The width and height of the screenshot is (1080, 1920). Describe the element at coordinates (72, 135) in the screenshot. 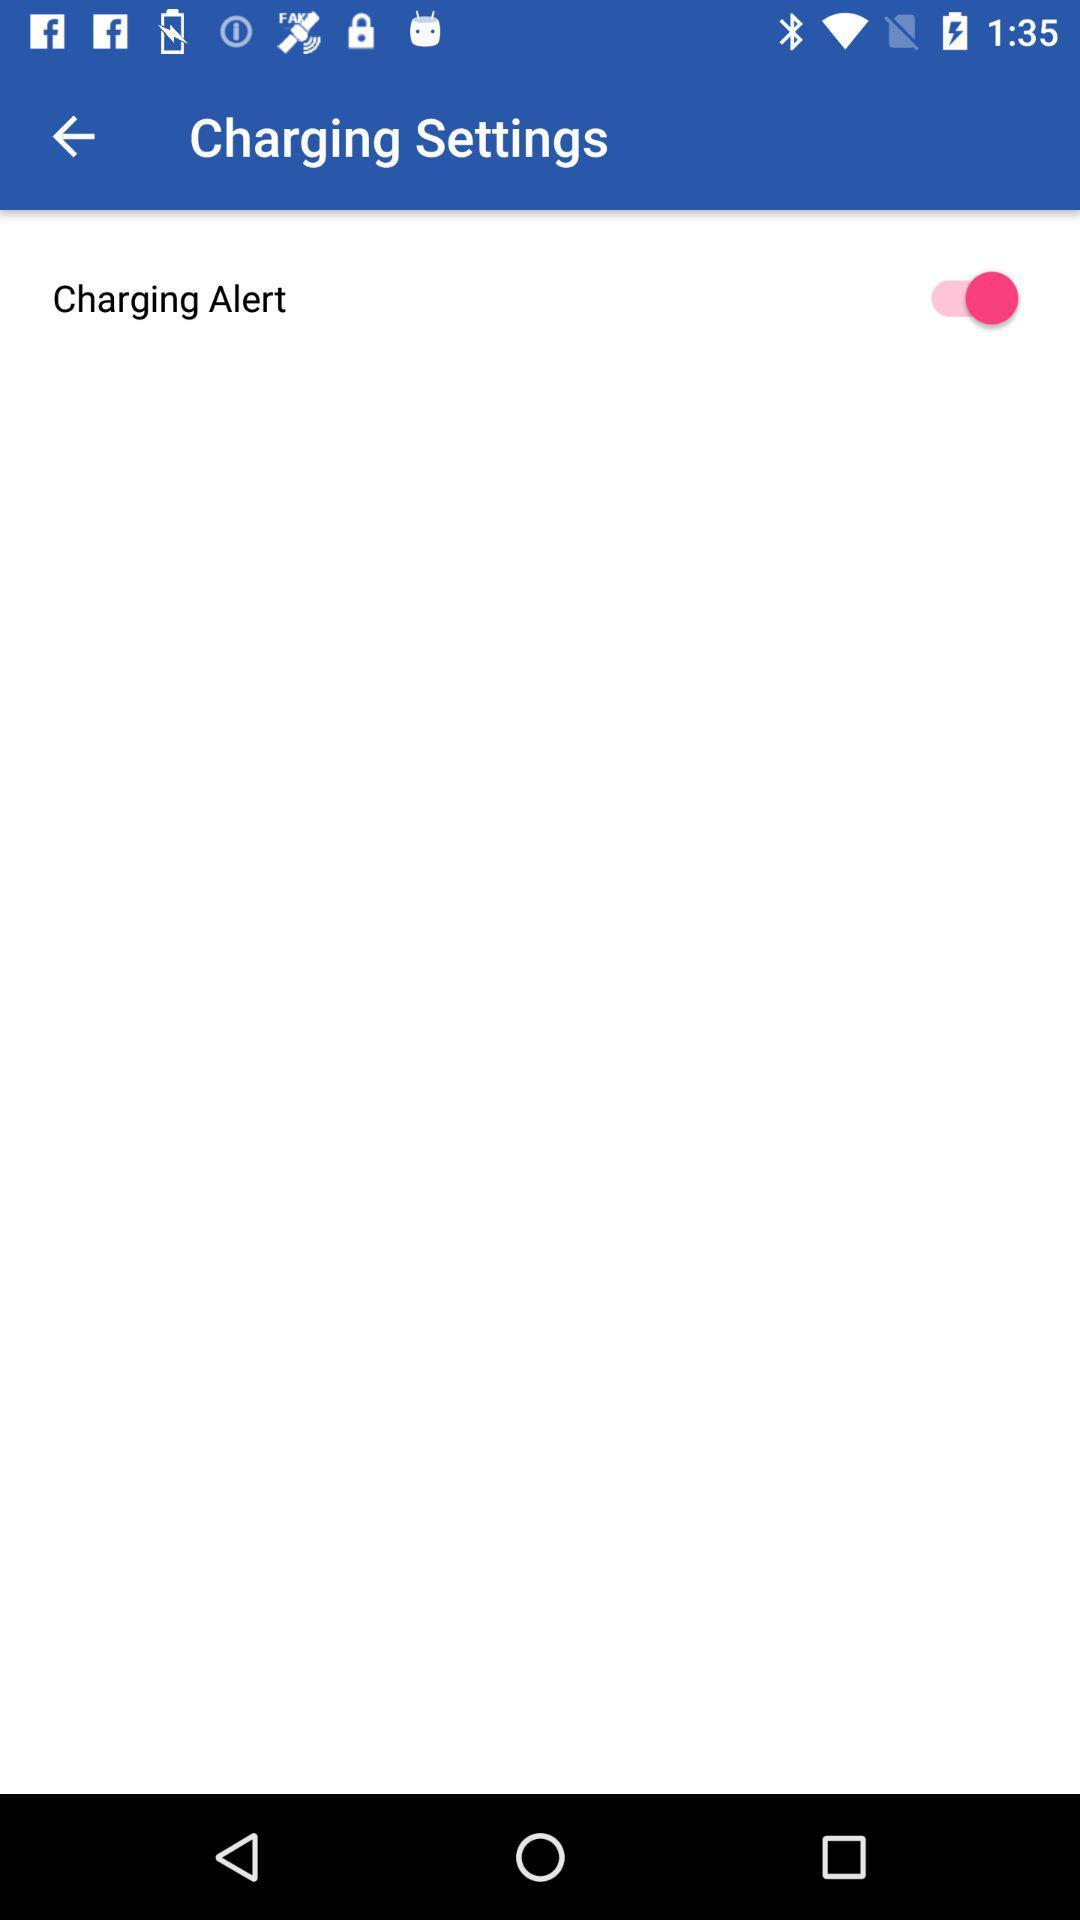

I see `icon above the charging alert` at that location.